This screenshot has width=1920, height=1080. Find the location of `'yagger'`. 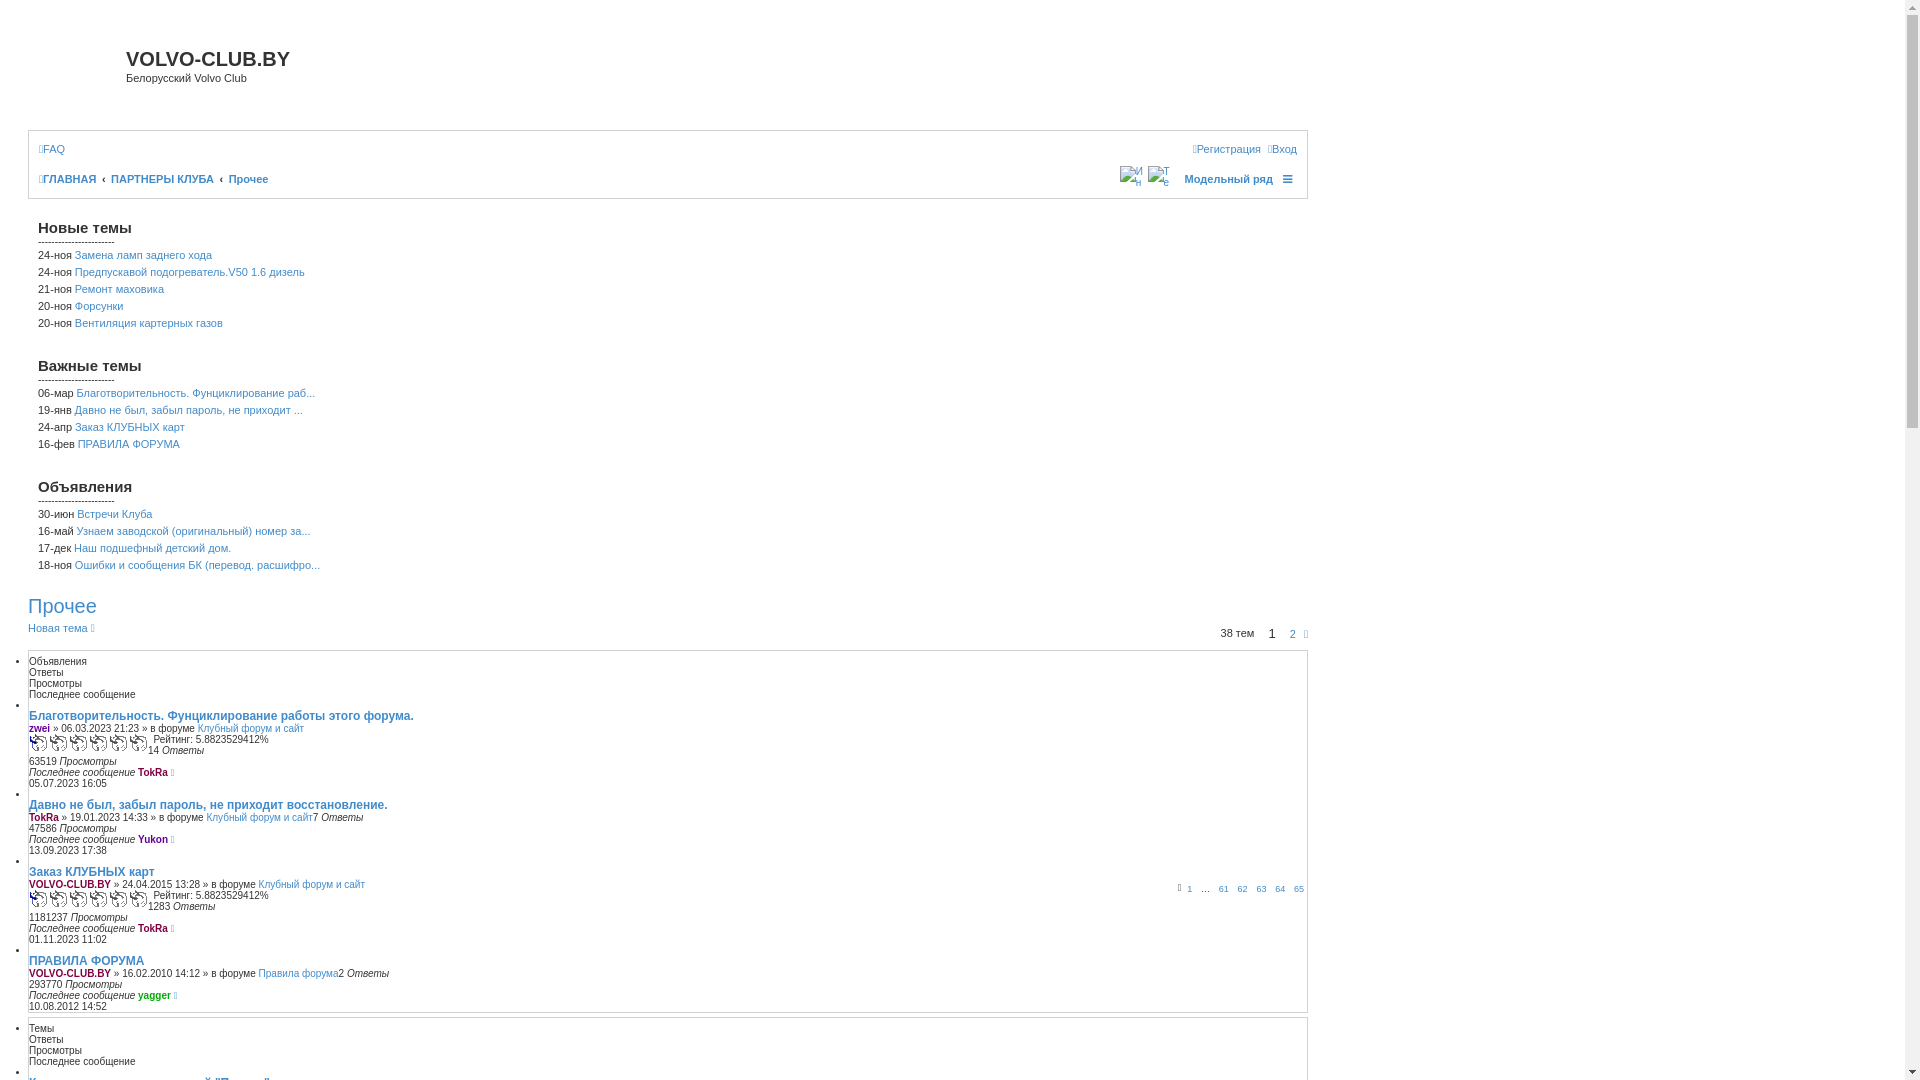

'yagger' is located at coordinates (153, 995).